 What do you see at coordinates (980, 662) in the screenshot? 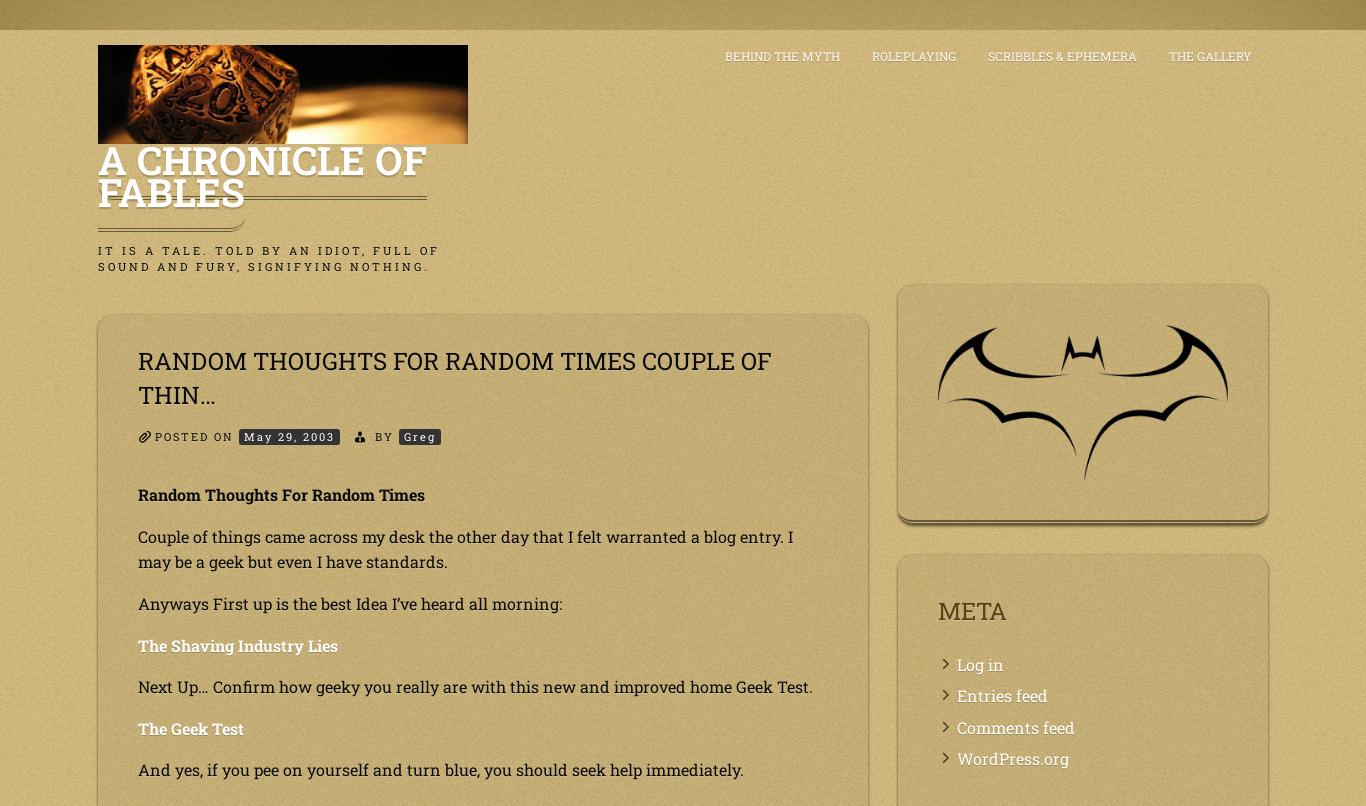
I see `'Log in'` at bounding box center [980, 662].